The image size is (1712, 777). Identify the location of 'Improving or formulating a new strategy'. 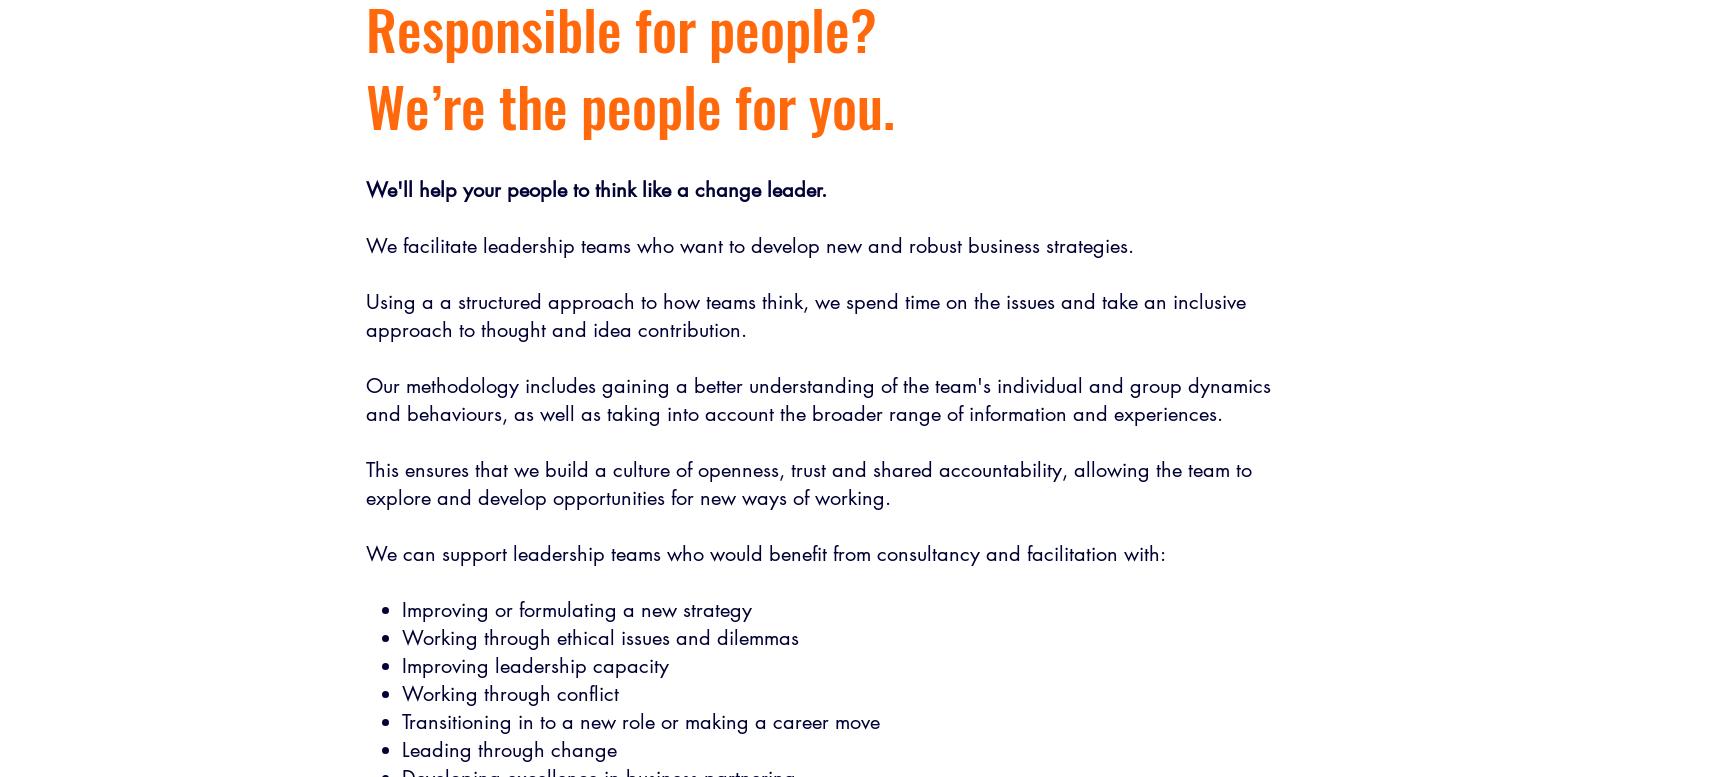
(575, 610).